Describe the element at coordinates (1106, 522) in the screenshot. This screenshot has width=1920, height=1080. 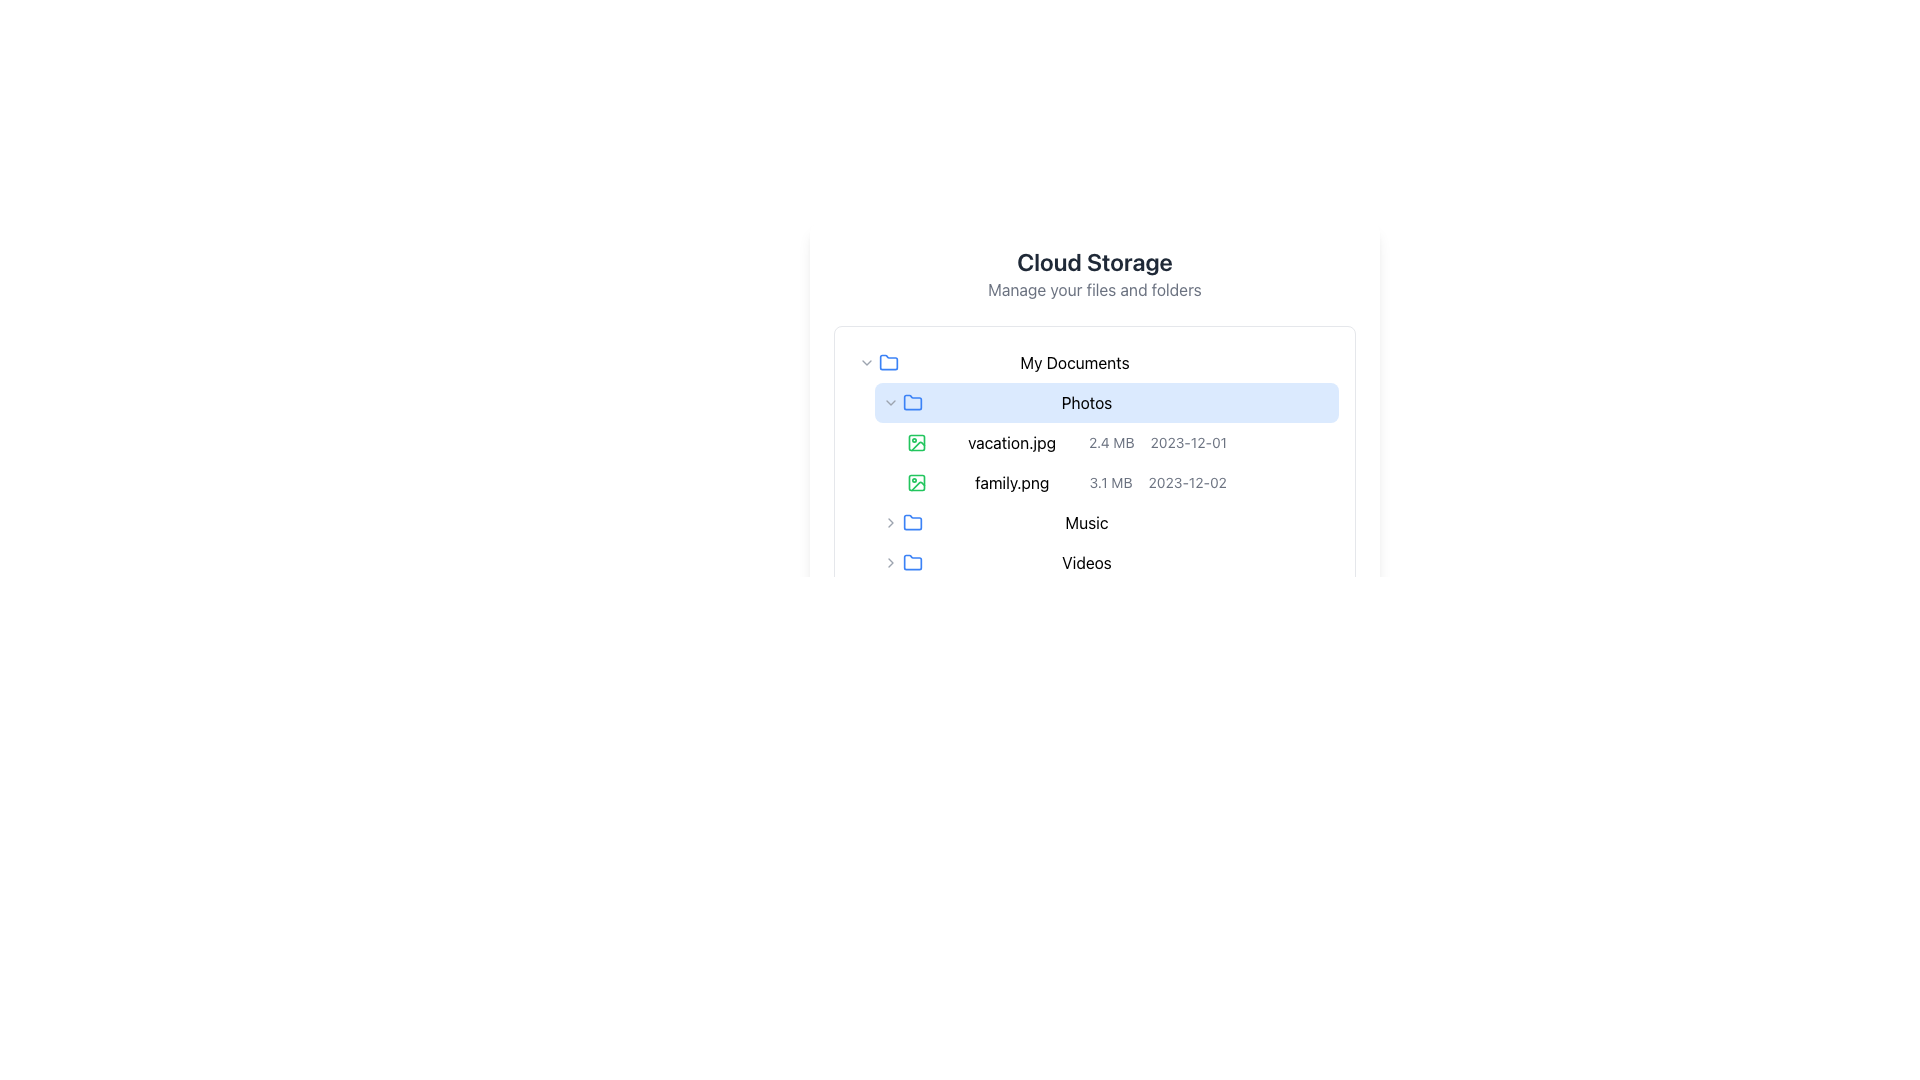
I see `the 'Music' folder item` at that location.